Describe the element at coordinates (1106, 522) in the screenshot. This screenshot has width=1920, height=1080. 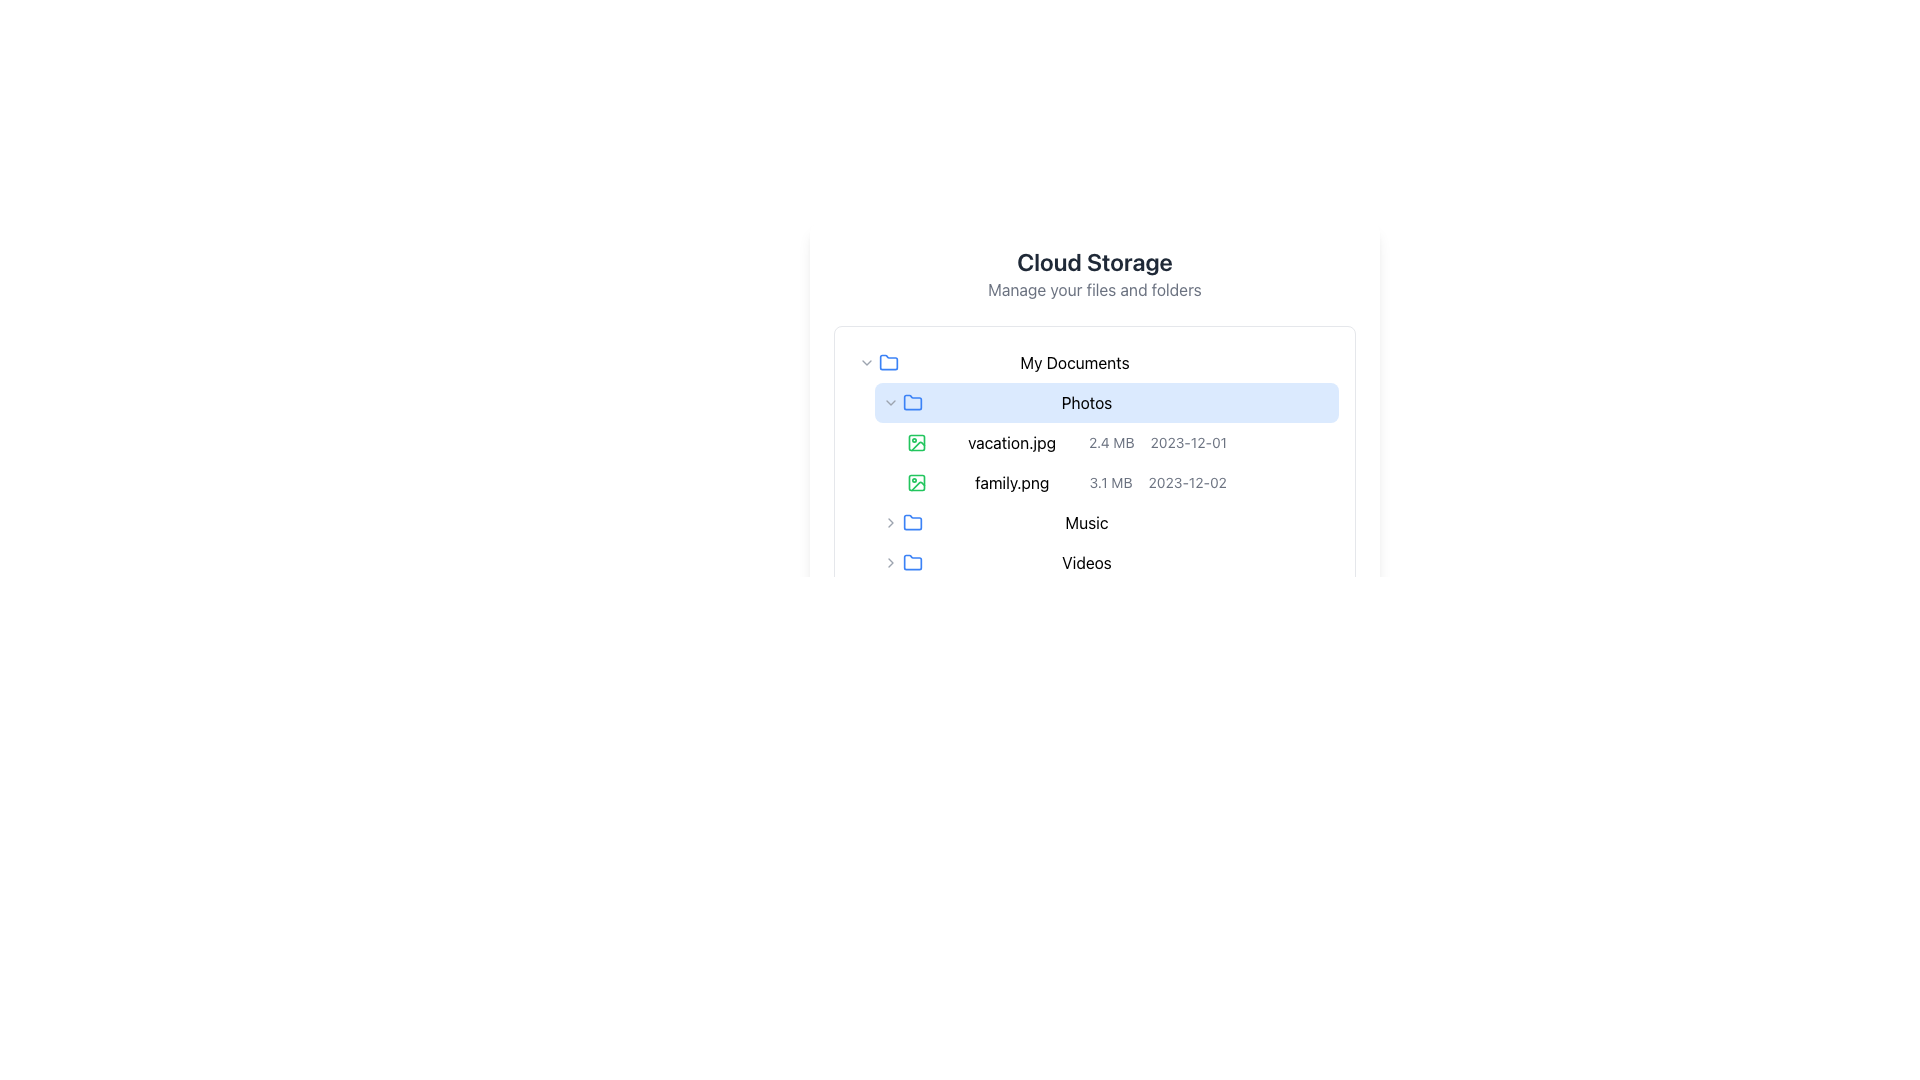
I see `the 'Music' folder item` at that location.